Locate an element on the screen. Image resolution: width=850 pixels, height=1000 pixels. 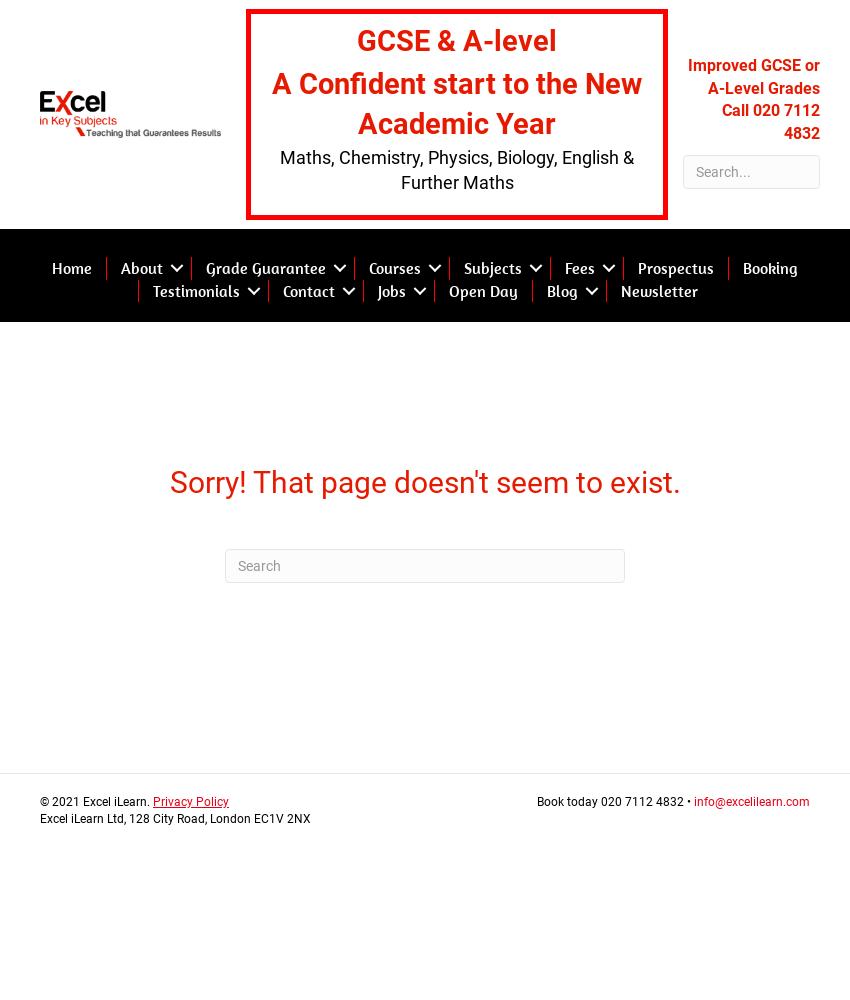
'Home' is located at coordinates (71, 268).